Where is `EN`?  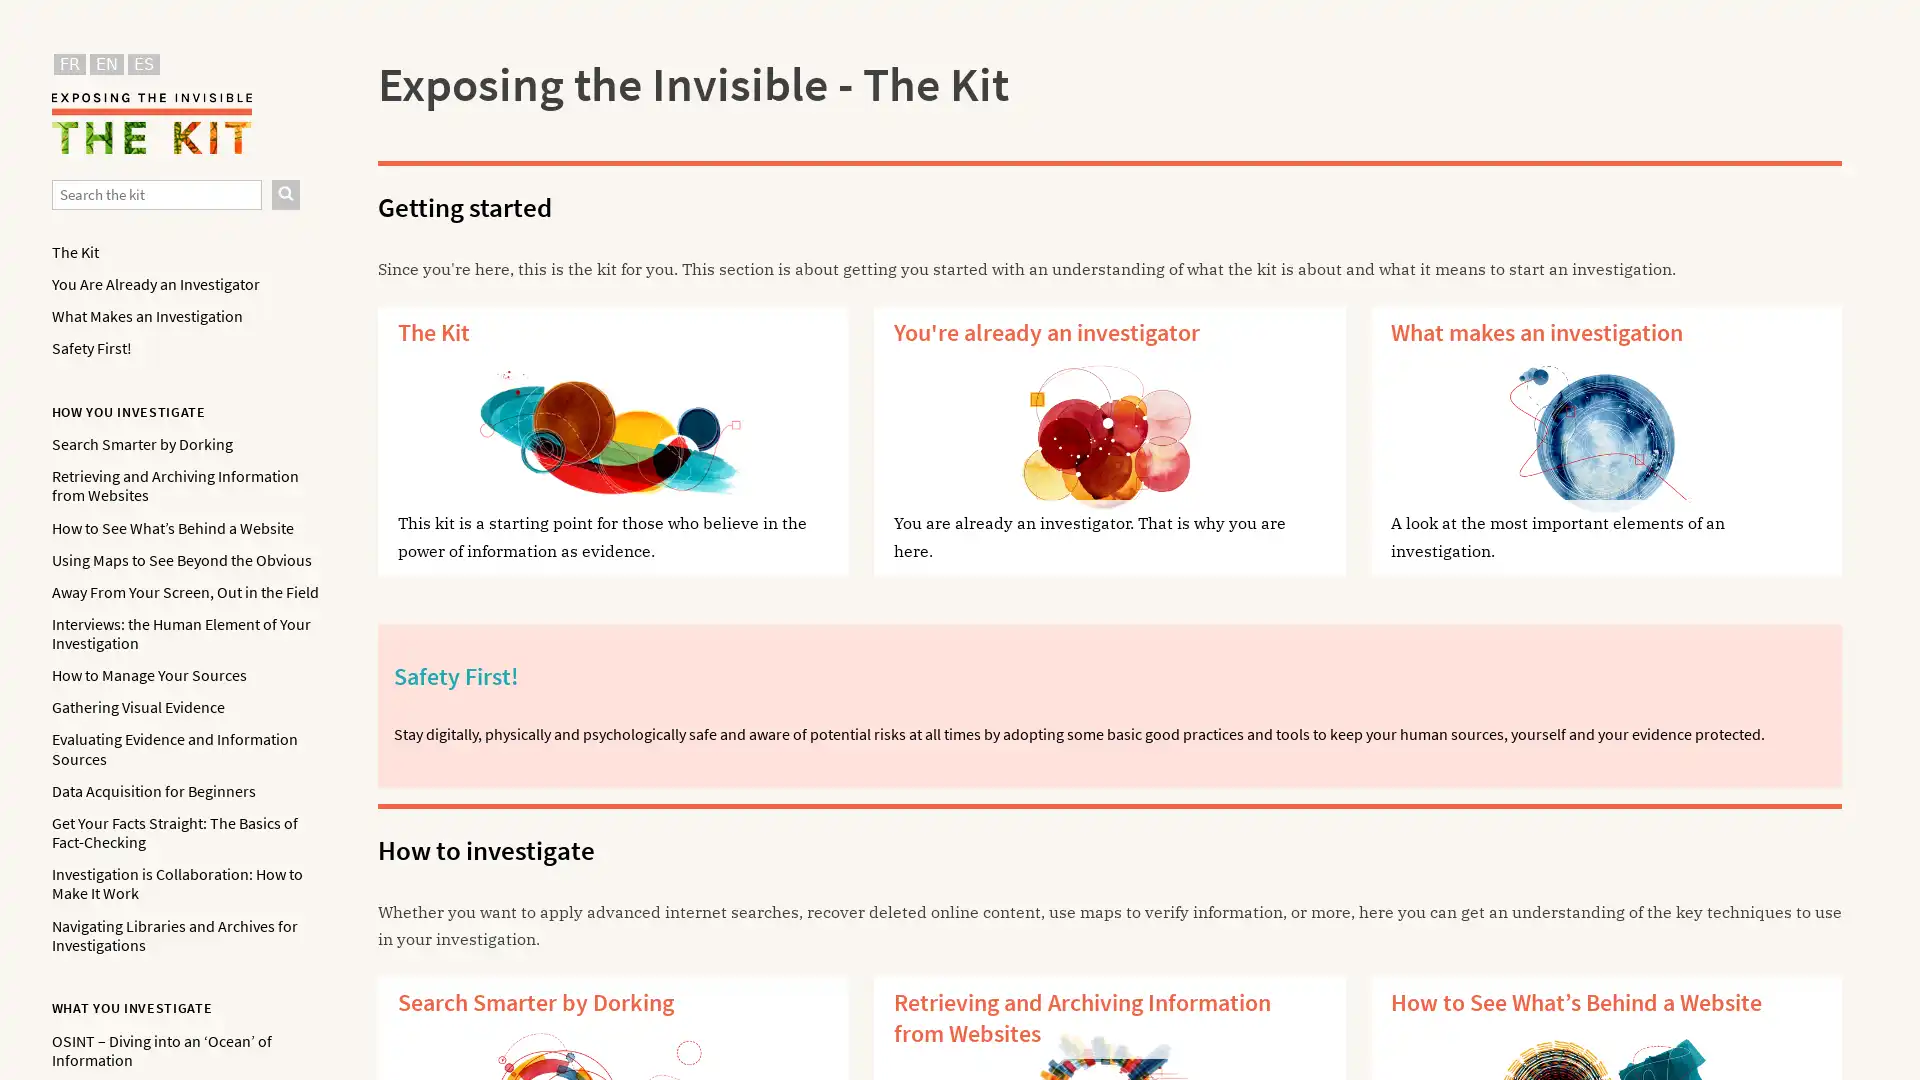 EN is located at coordinates (104, 62).